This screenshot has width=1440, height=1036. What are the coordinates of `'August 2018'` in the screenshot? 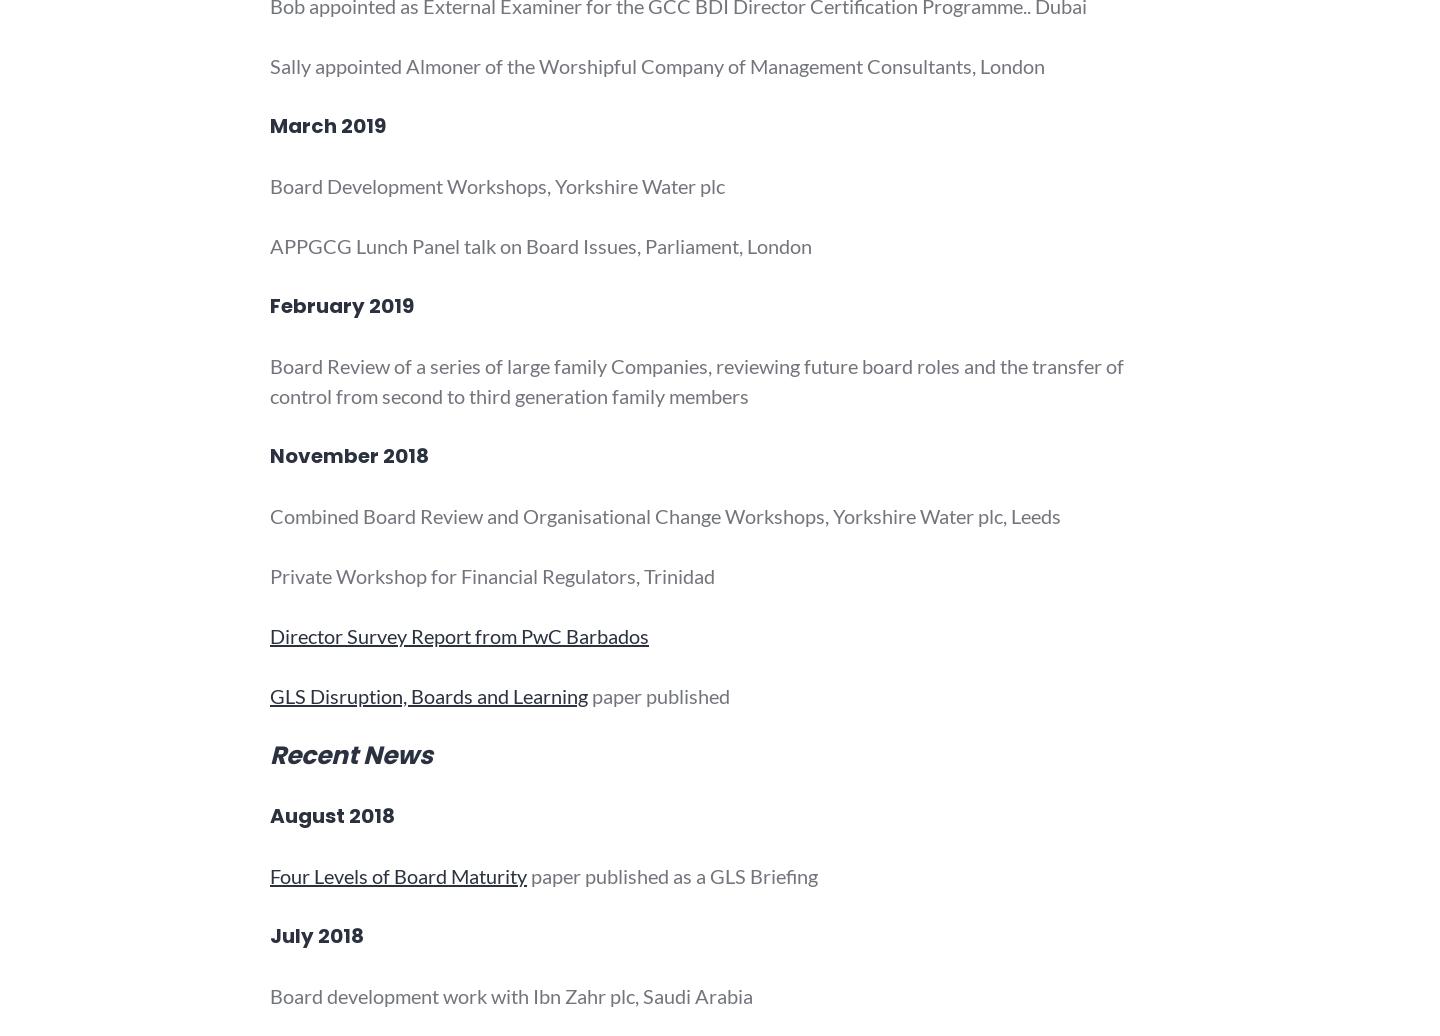 It's located at (332, 815).